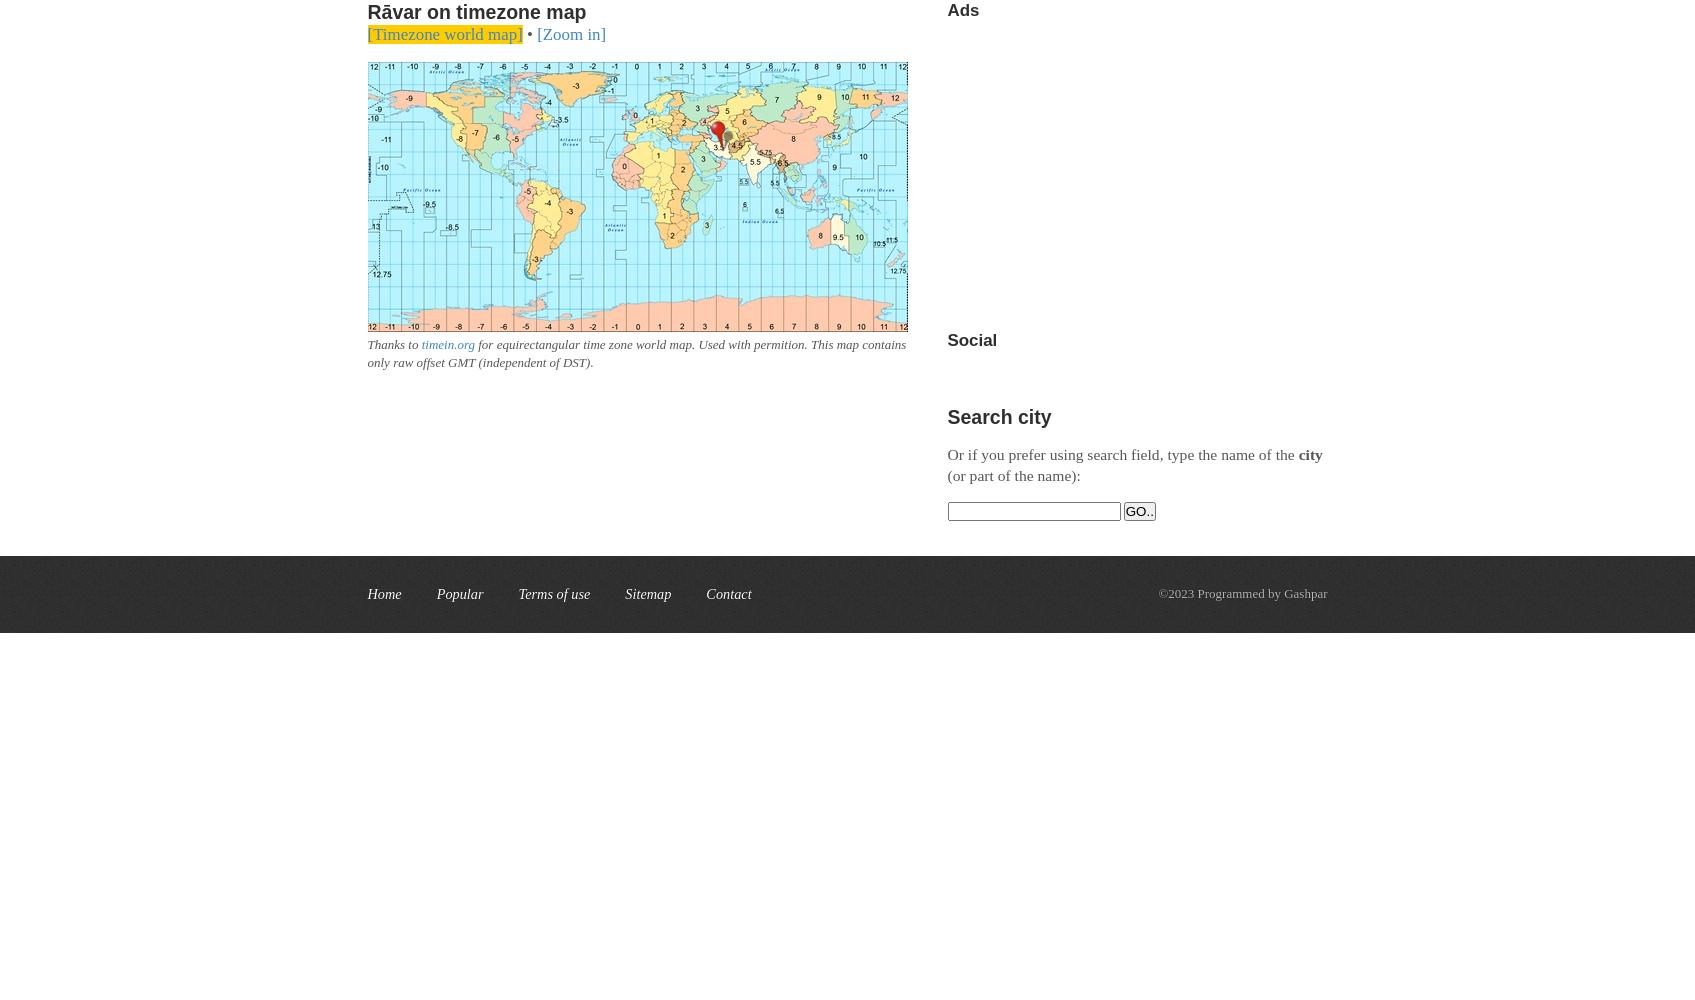 This screenshot has height=1000, width=1695. I want to click on '(or part of the name):', so click(1012, 474).